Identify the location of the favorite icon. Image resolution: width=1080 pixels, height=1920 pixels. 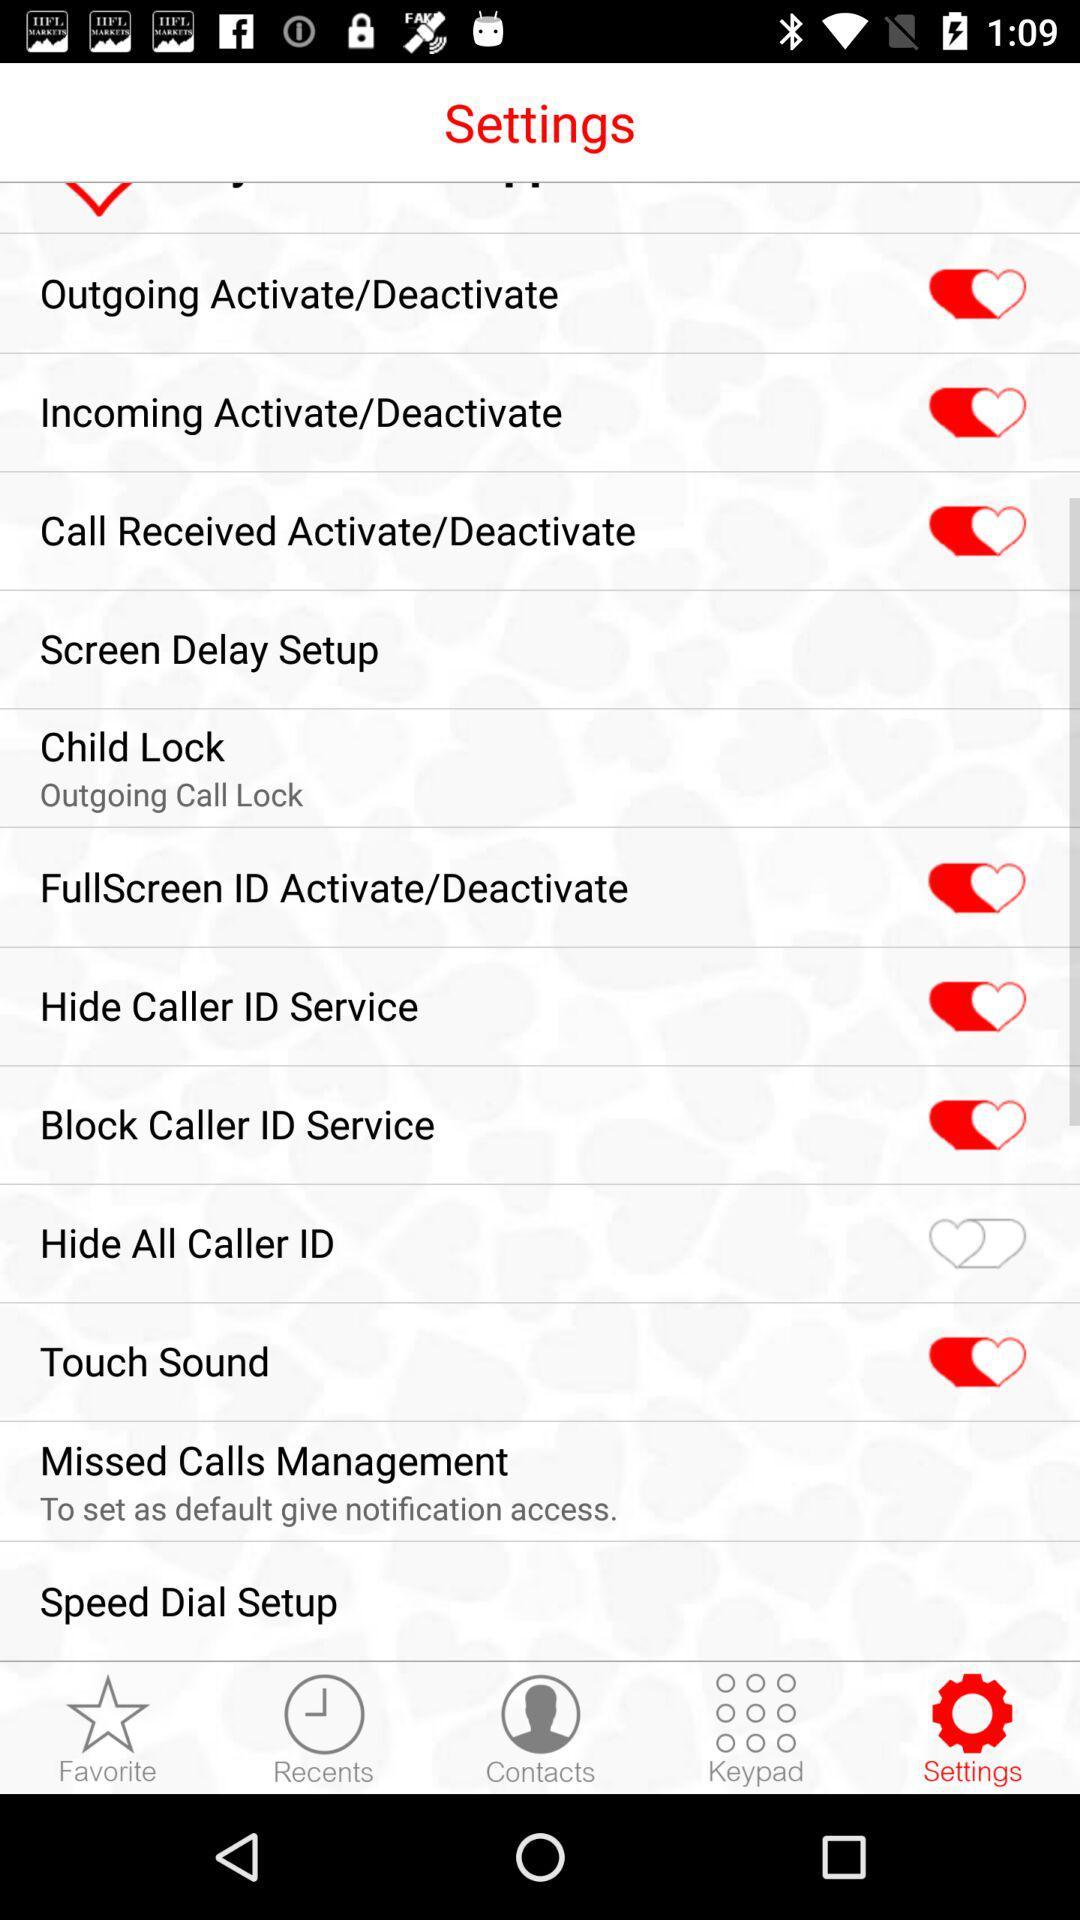
(974, 1007).